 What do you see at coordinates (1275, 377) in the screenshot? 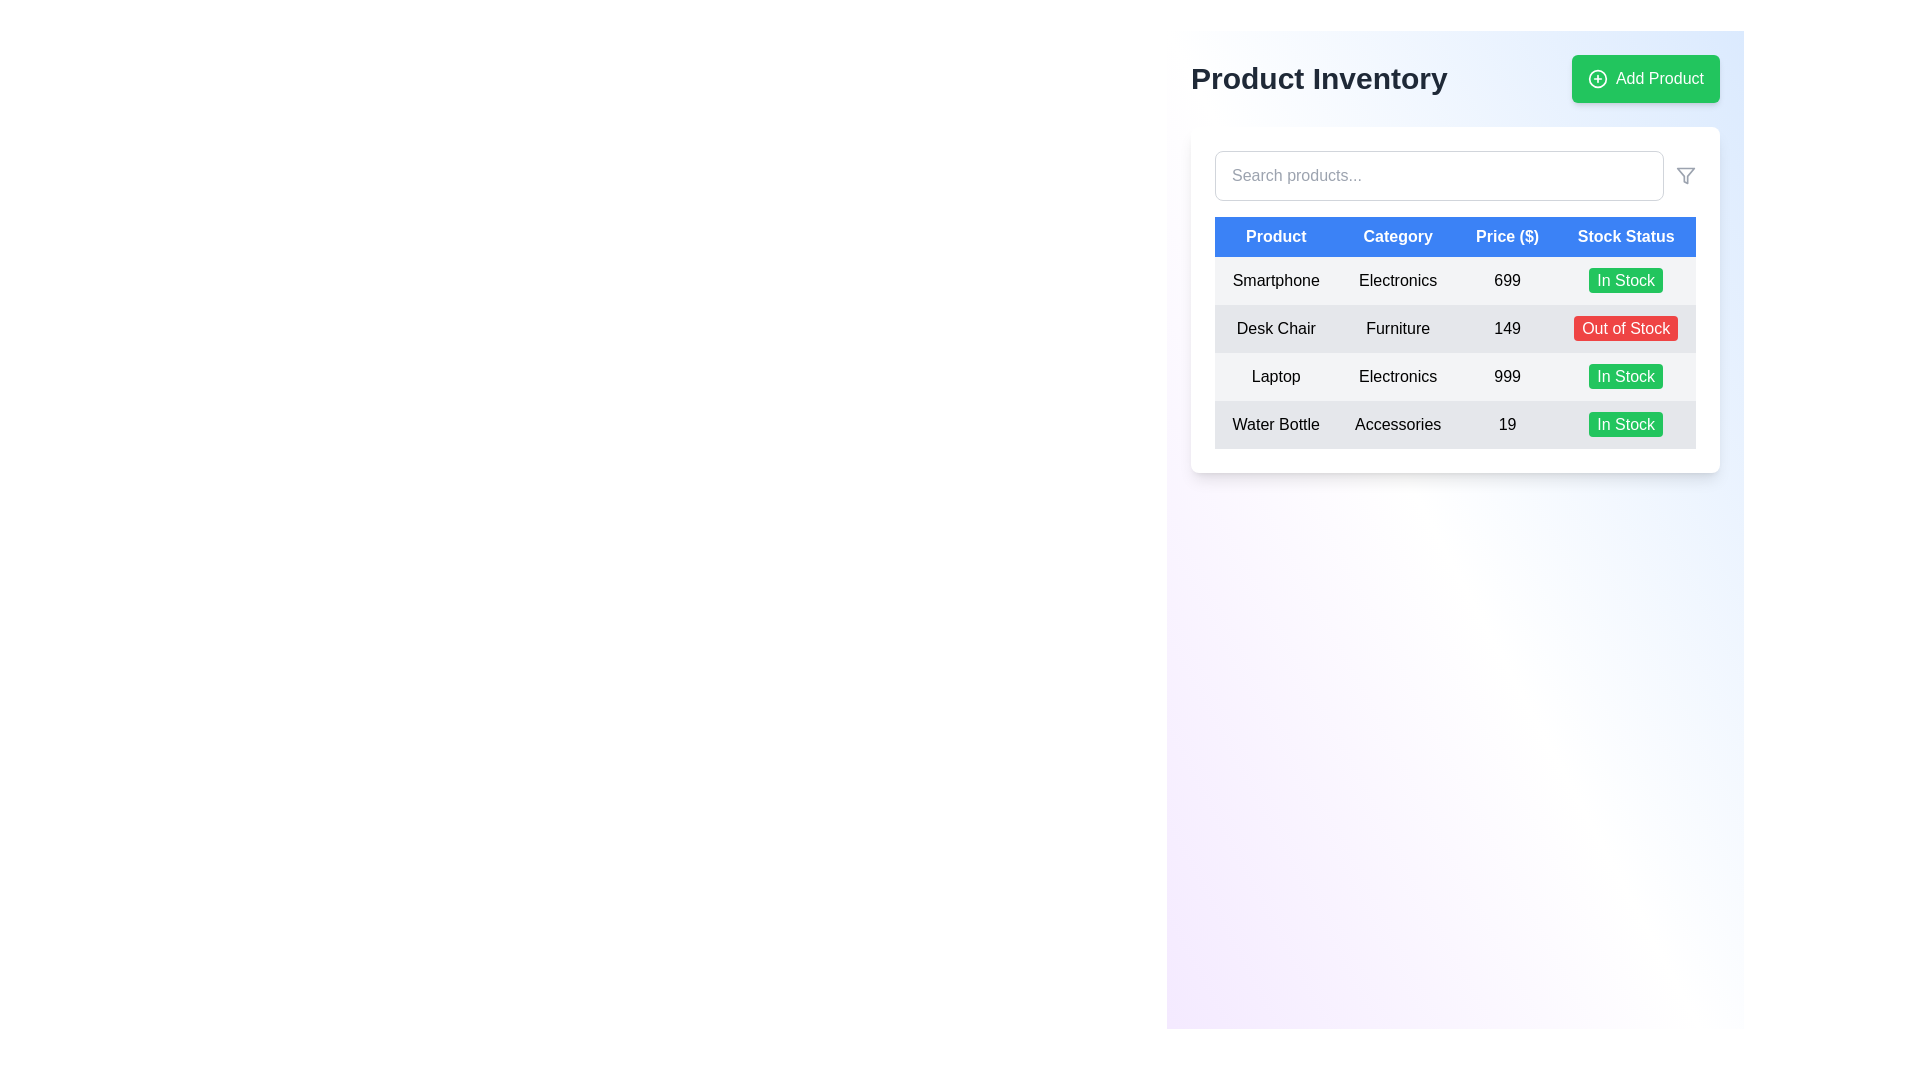
I see `the static text field displaying 'Laptop' in bold, black font, located in the first position of the product column in the third data row of the table` at bounding box center [1275, 377].